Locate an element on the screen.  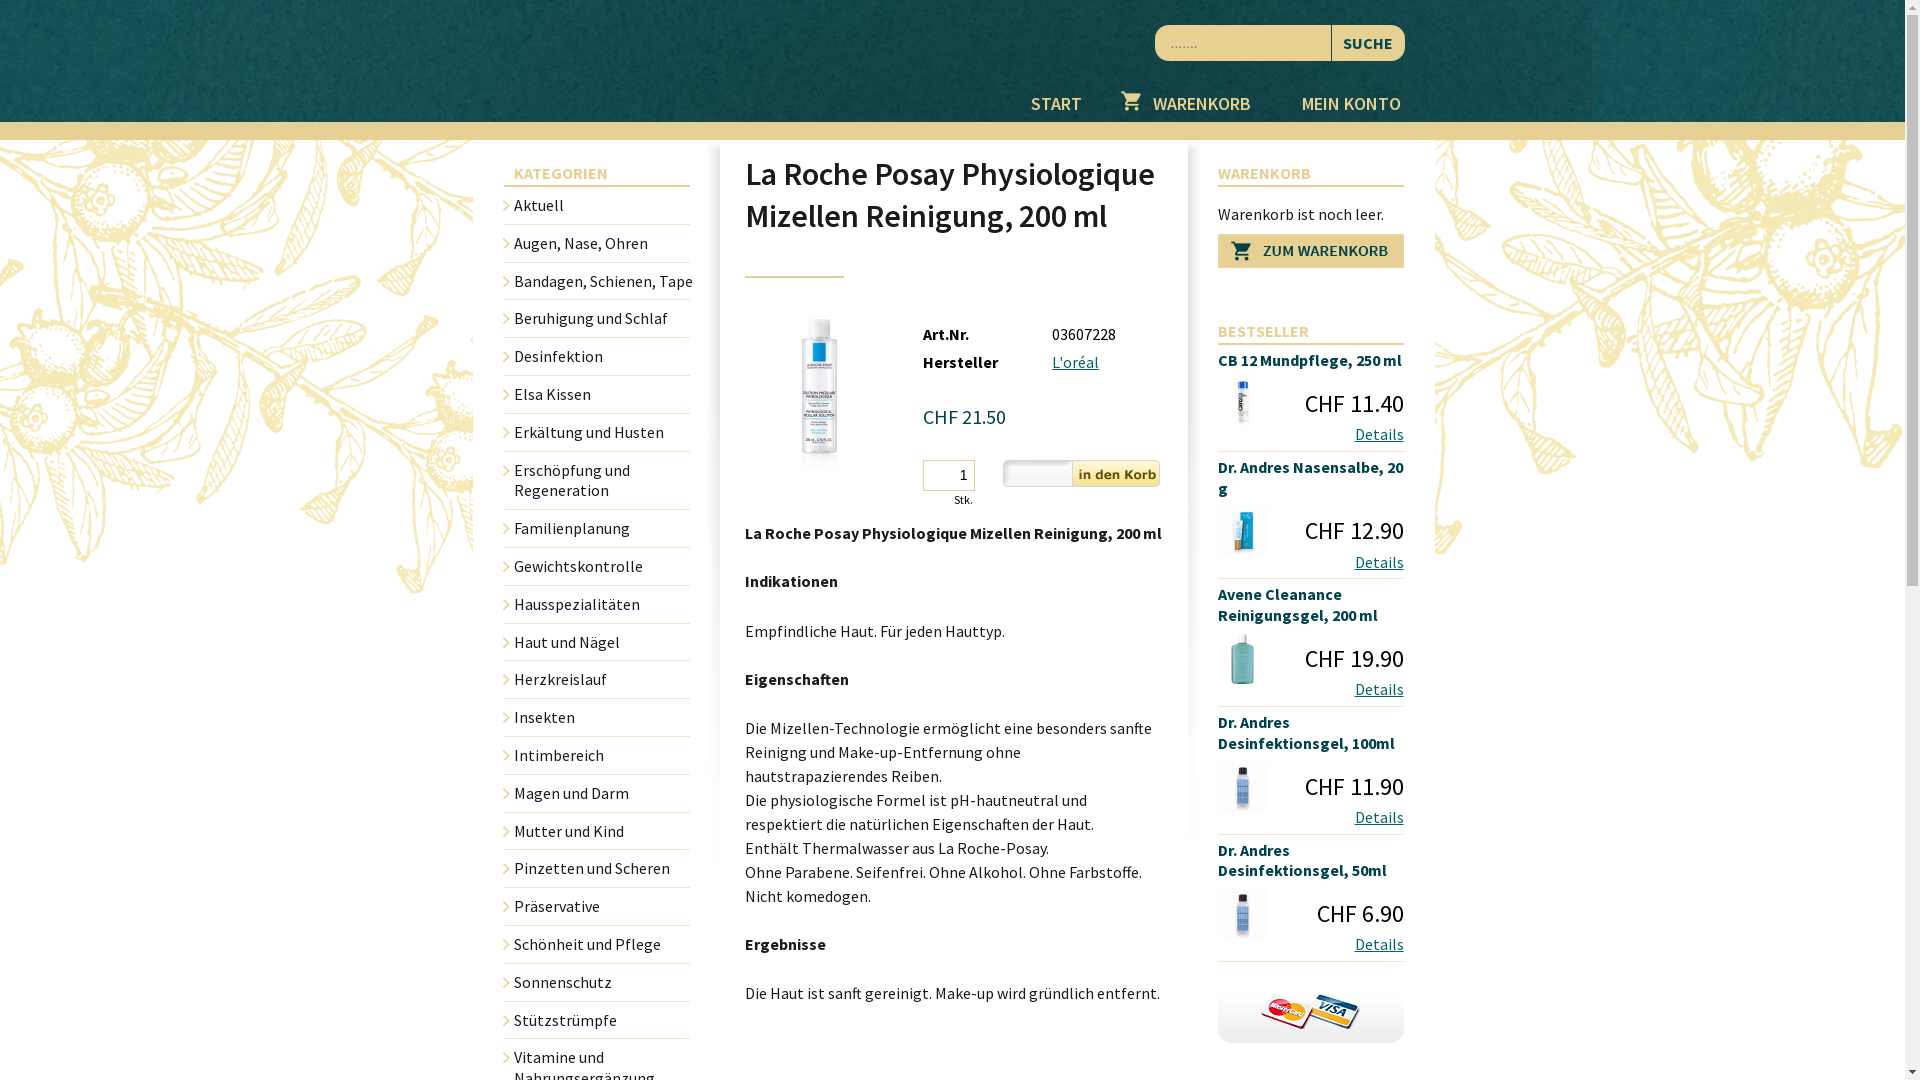
'Desinfektion' is located at coordinates (504, 355).